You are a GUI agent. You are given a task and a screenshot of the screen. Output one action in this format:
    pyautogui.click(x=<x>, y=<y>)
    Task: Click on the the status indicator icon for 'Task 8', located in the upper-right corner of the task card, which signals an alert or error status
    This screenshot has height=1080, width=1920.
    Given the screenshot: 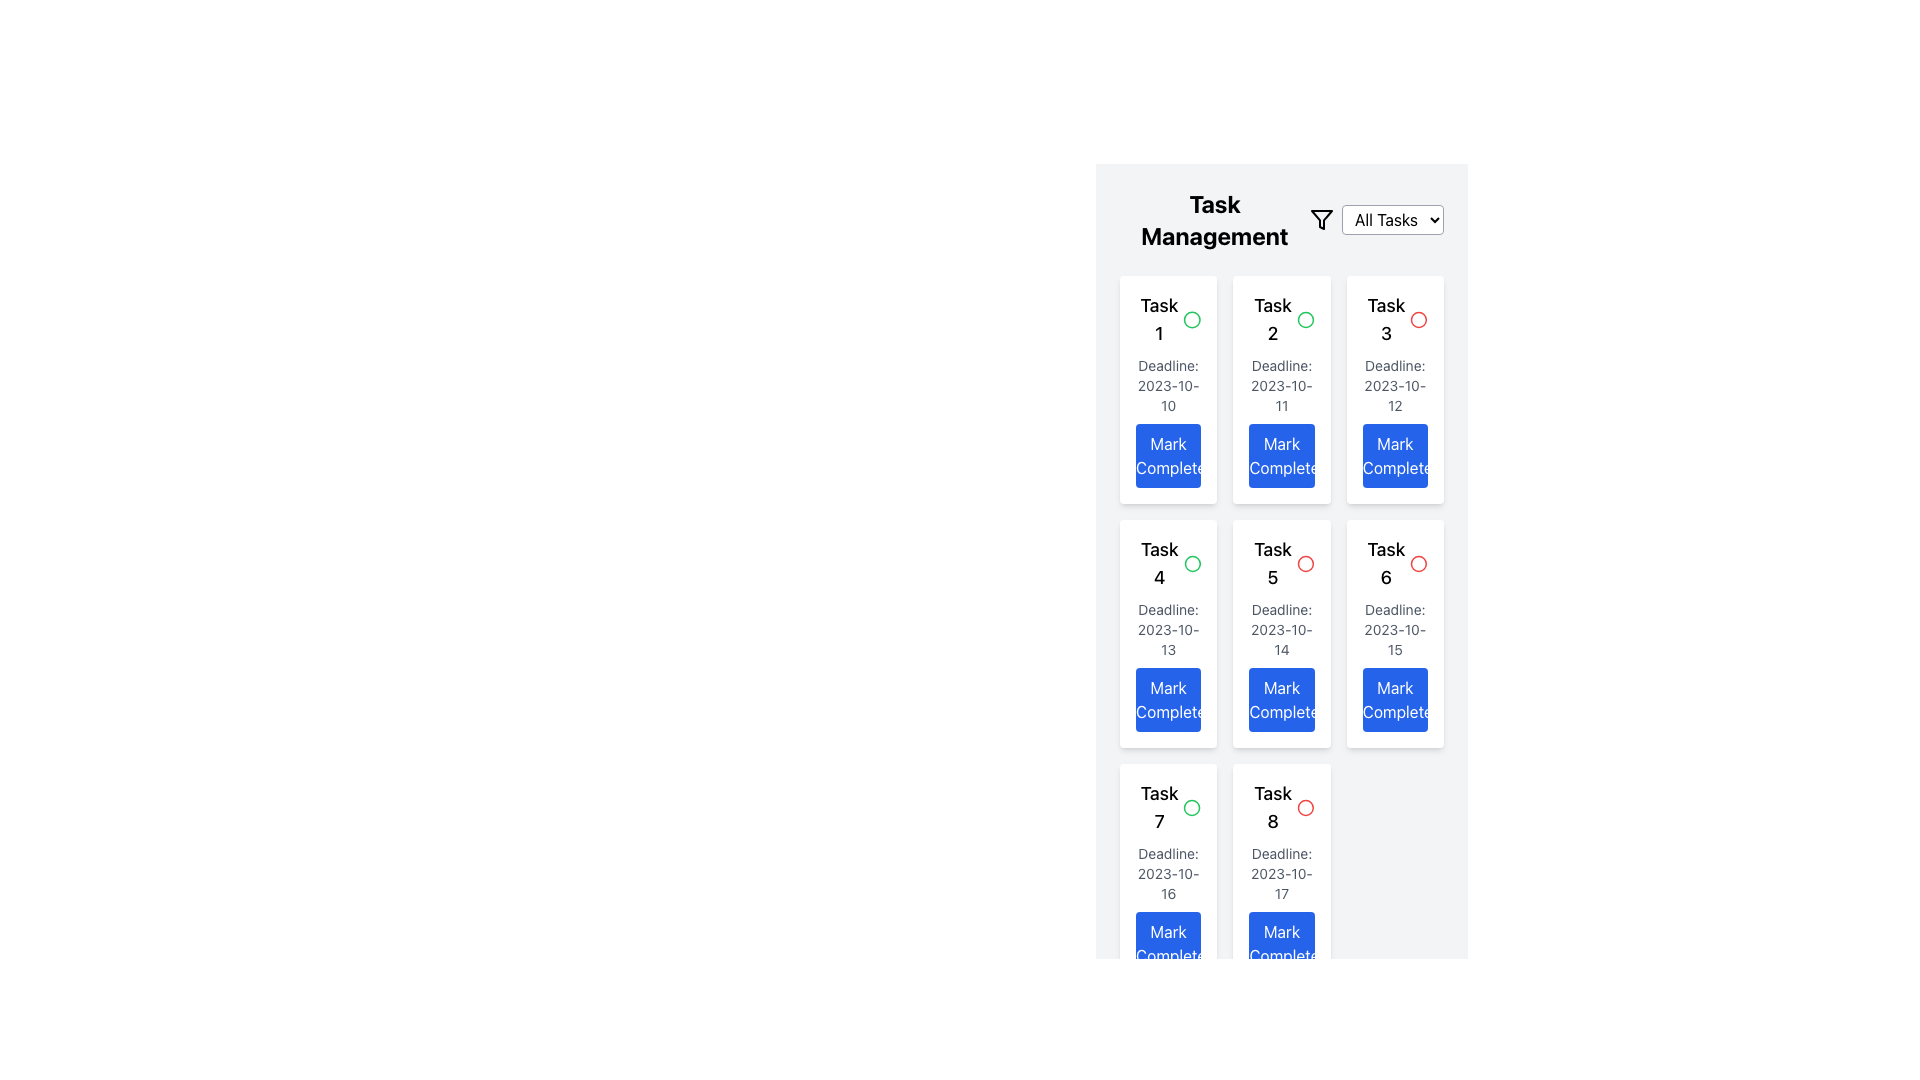 What is the action you would take?
    pyautogui.click(x=1305, y=806)
    